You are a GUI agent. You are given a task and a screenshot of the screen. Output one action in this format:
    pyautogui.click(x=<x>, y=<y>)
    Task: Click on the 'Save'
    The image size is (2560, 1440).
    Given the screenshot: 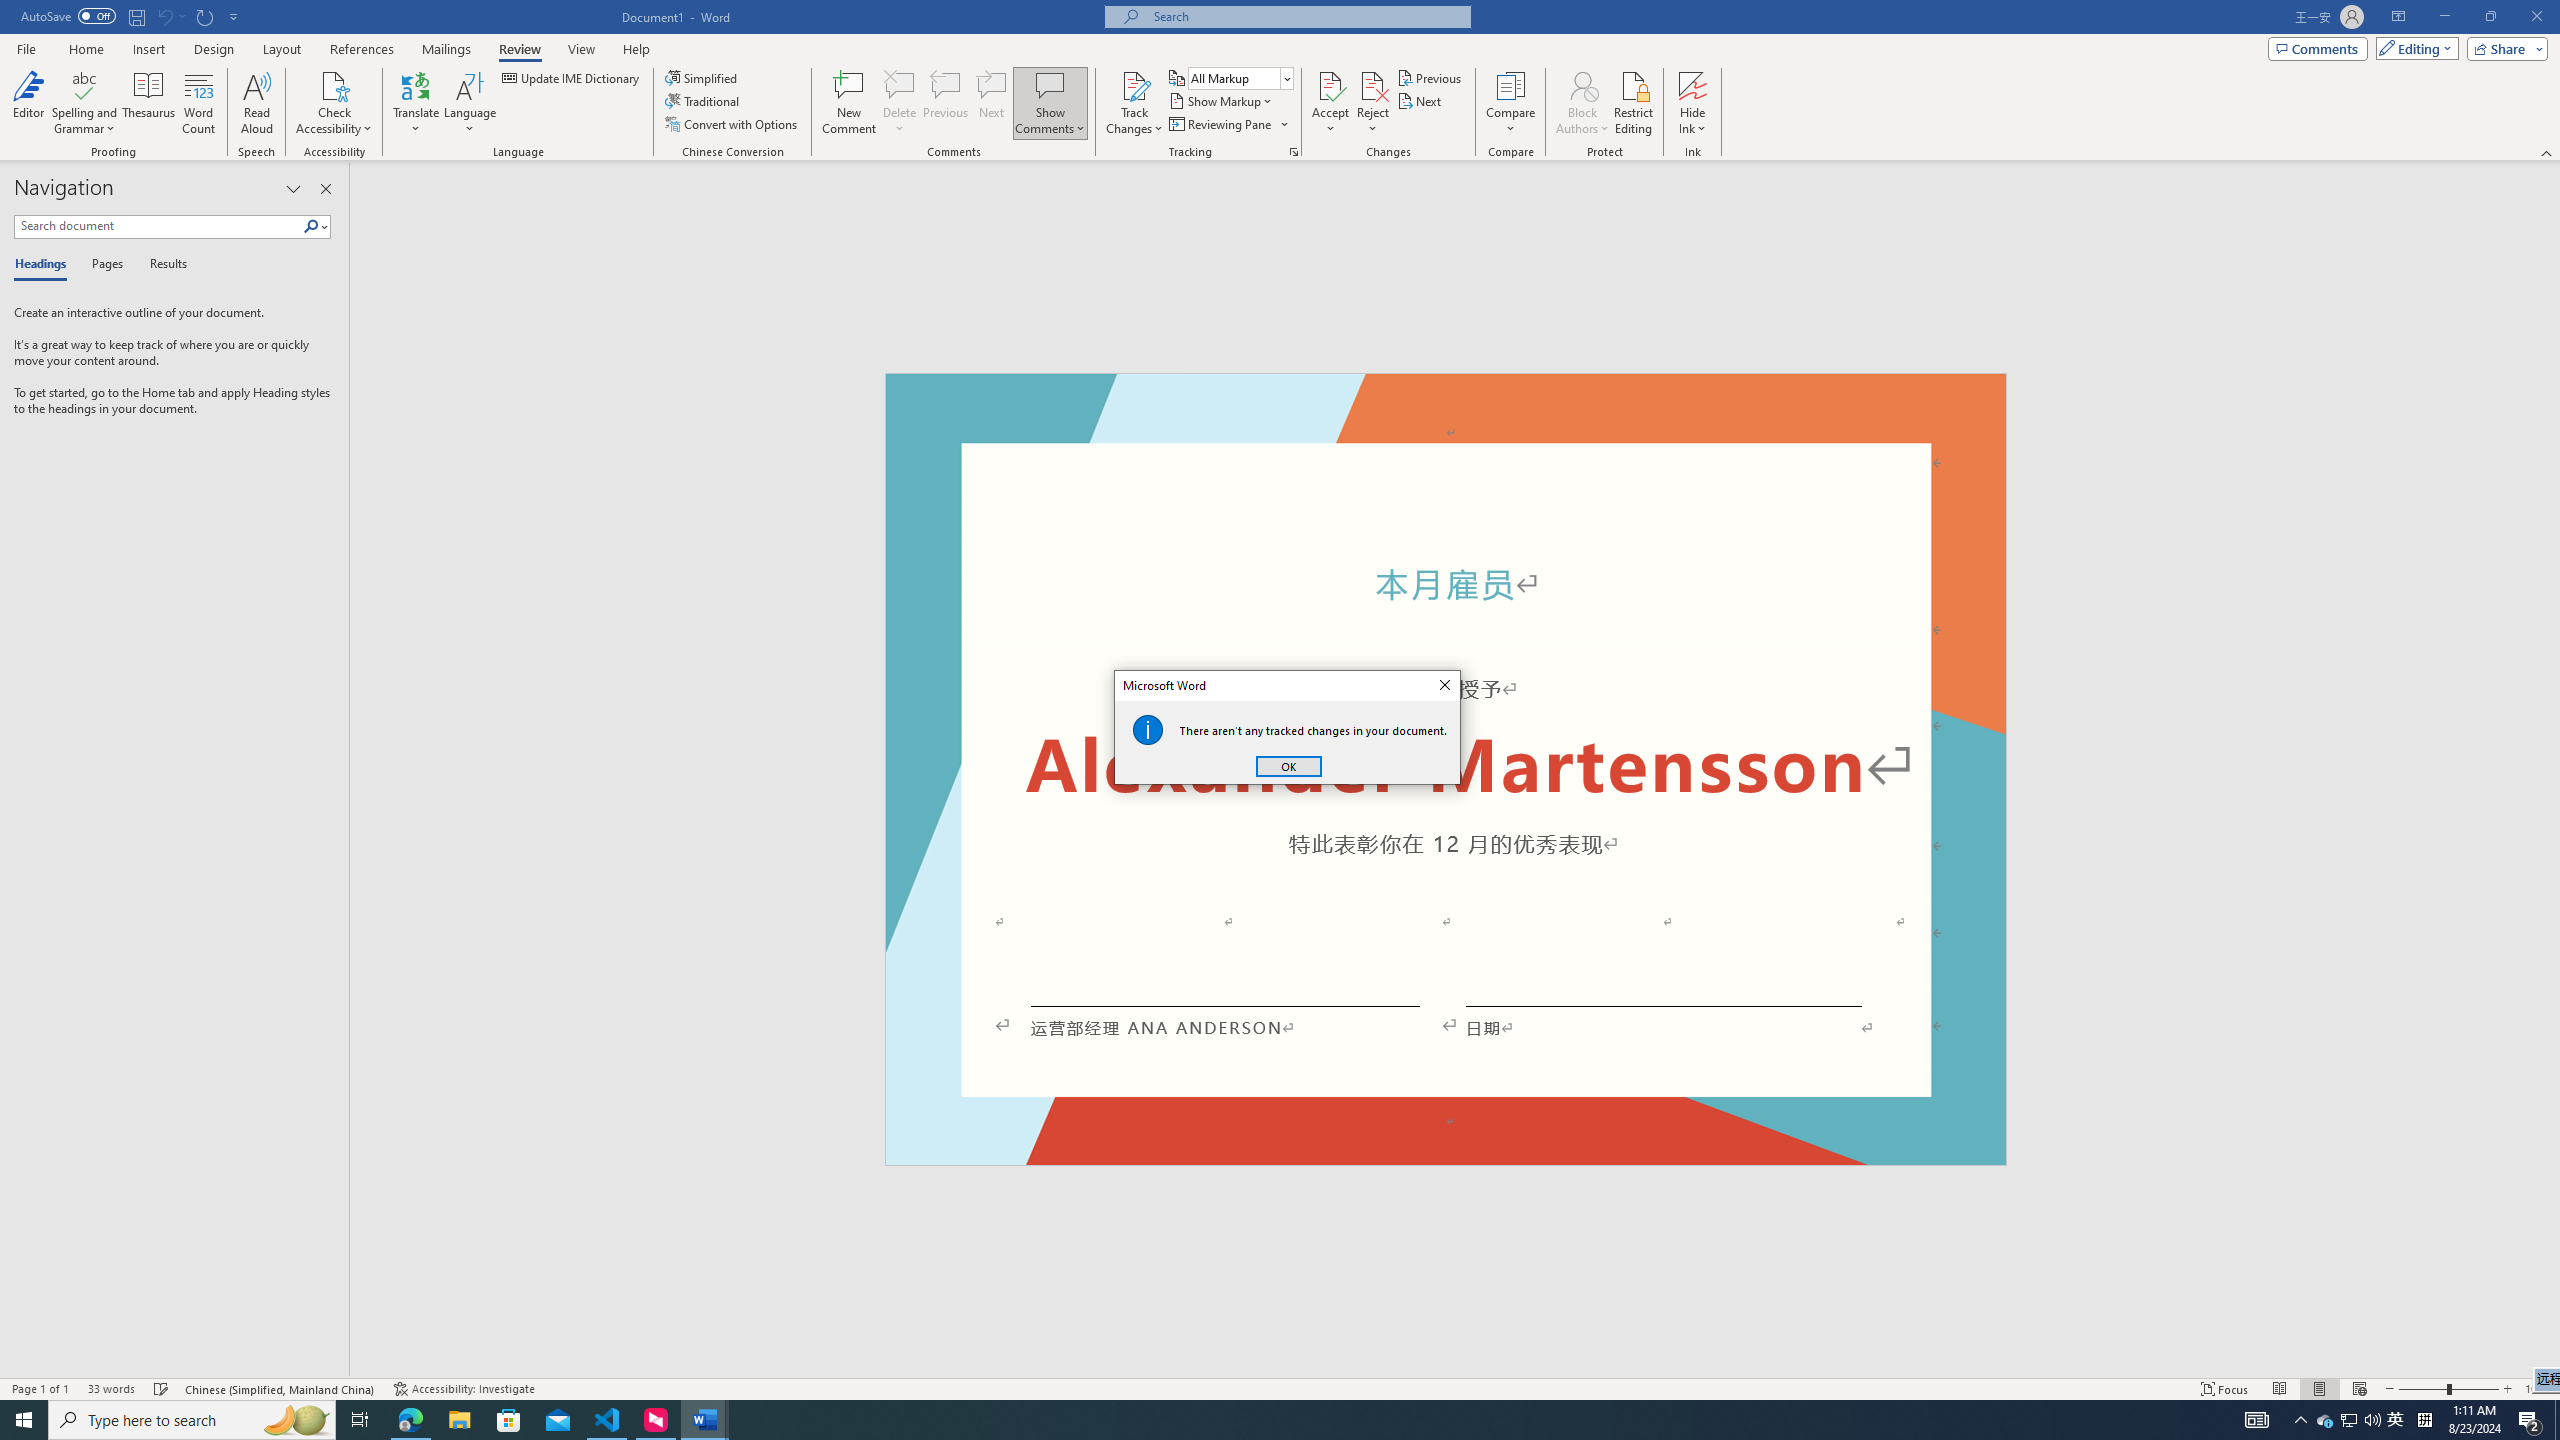 What is the action you would take?
    pyautogui.click(x=135, y=15)
    